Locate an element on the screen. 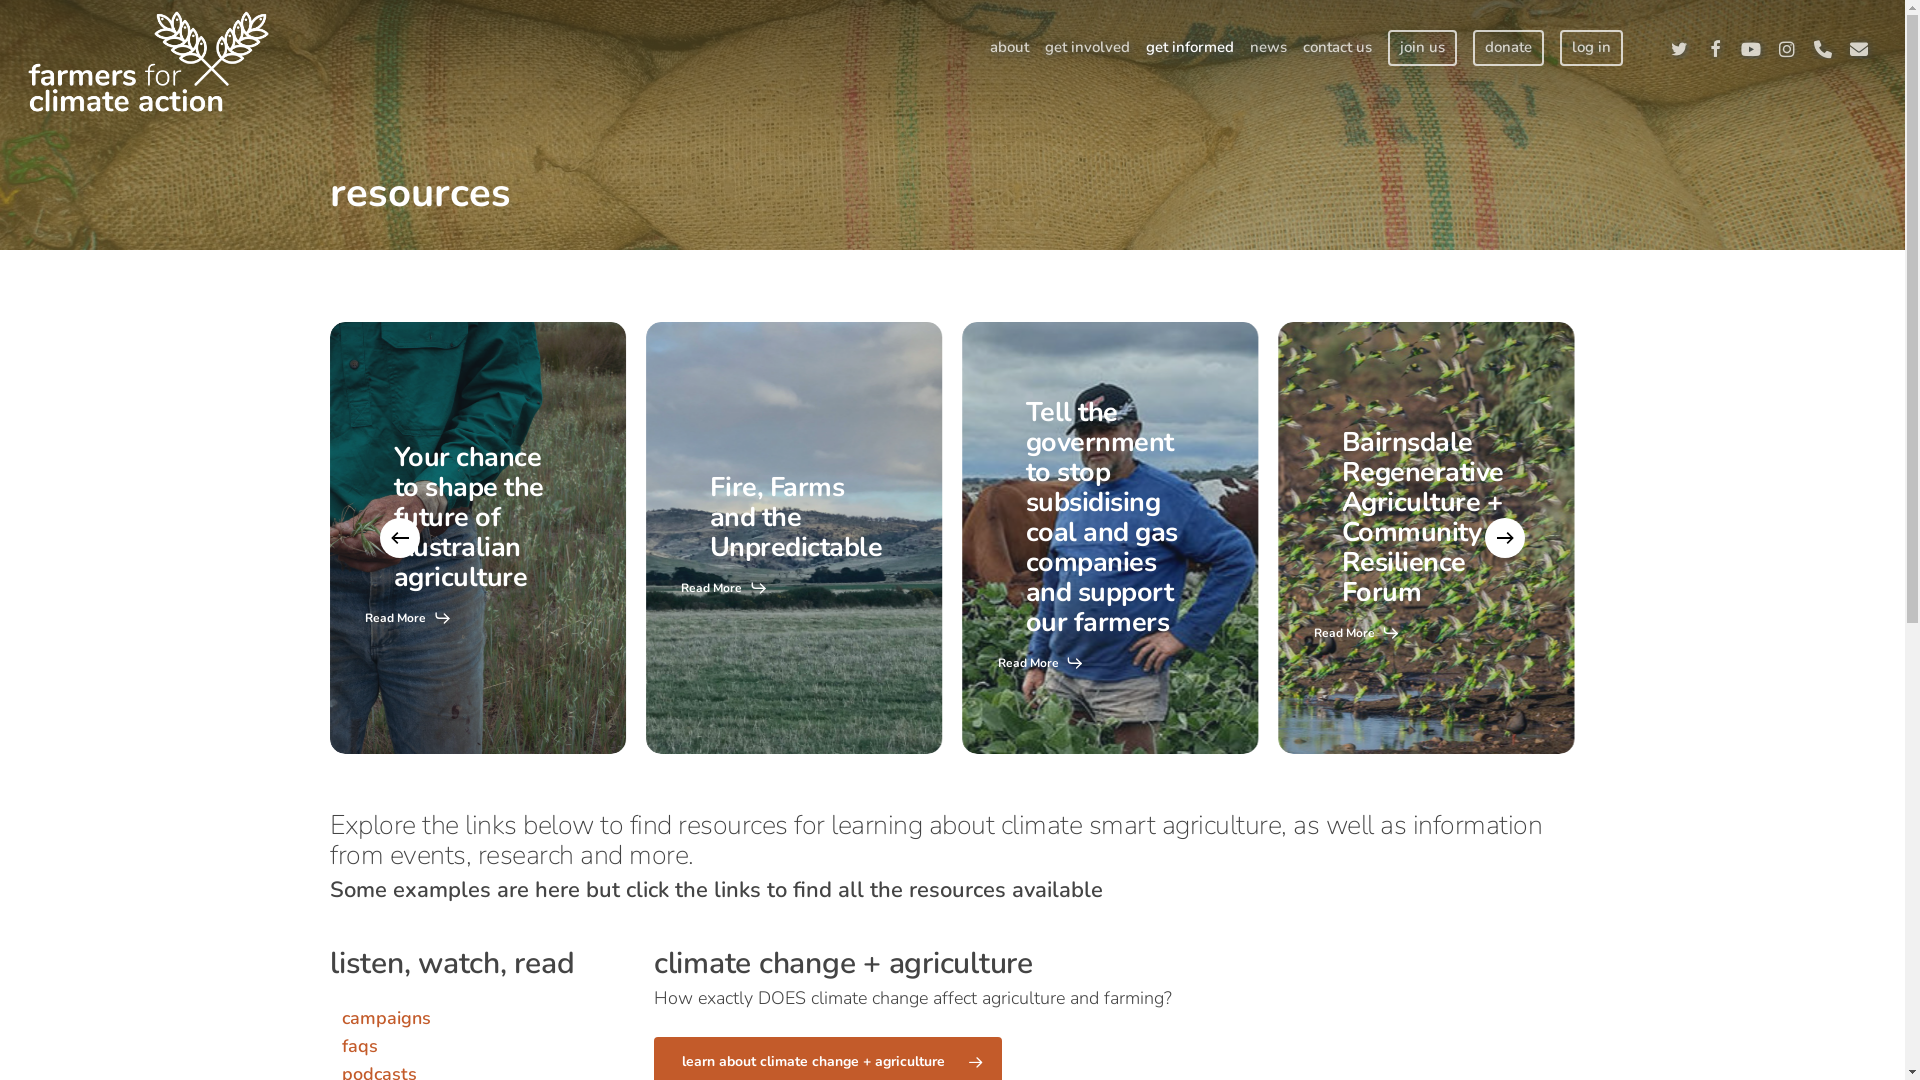 The image size is (1920, 1080). 'news' is located at coordinates (1241, 46).